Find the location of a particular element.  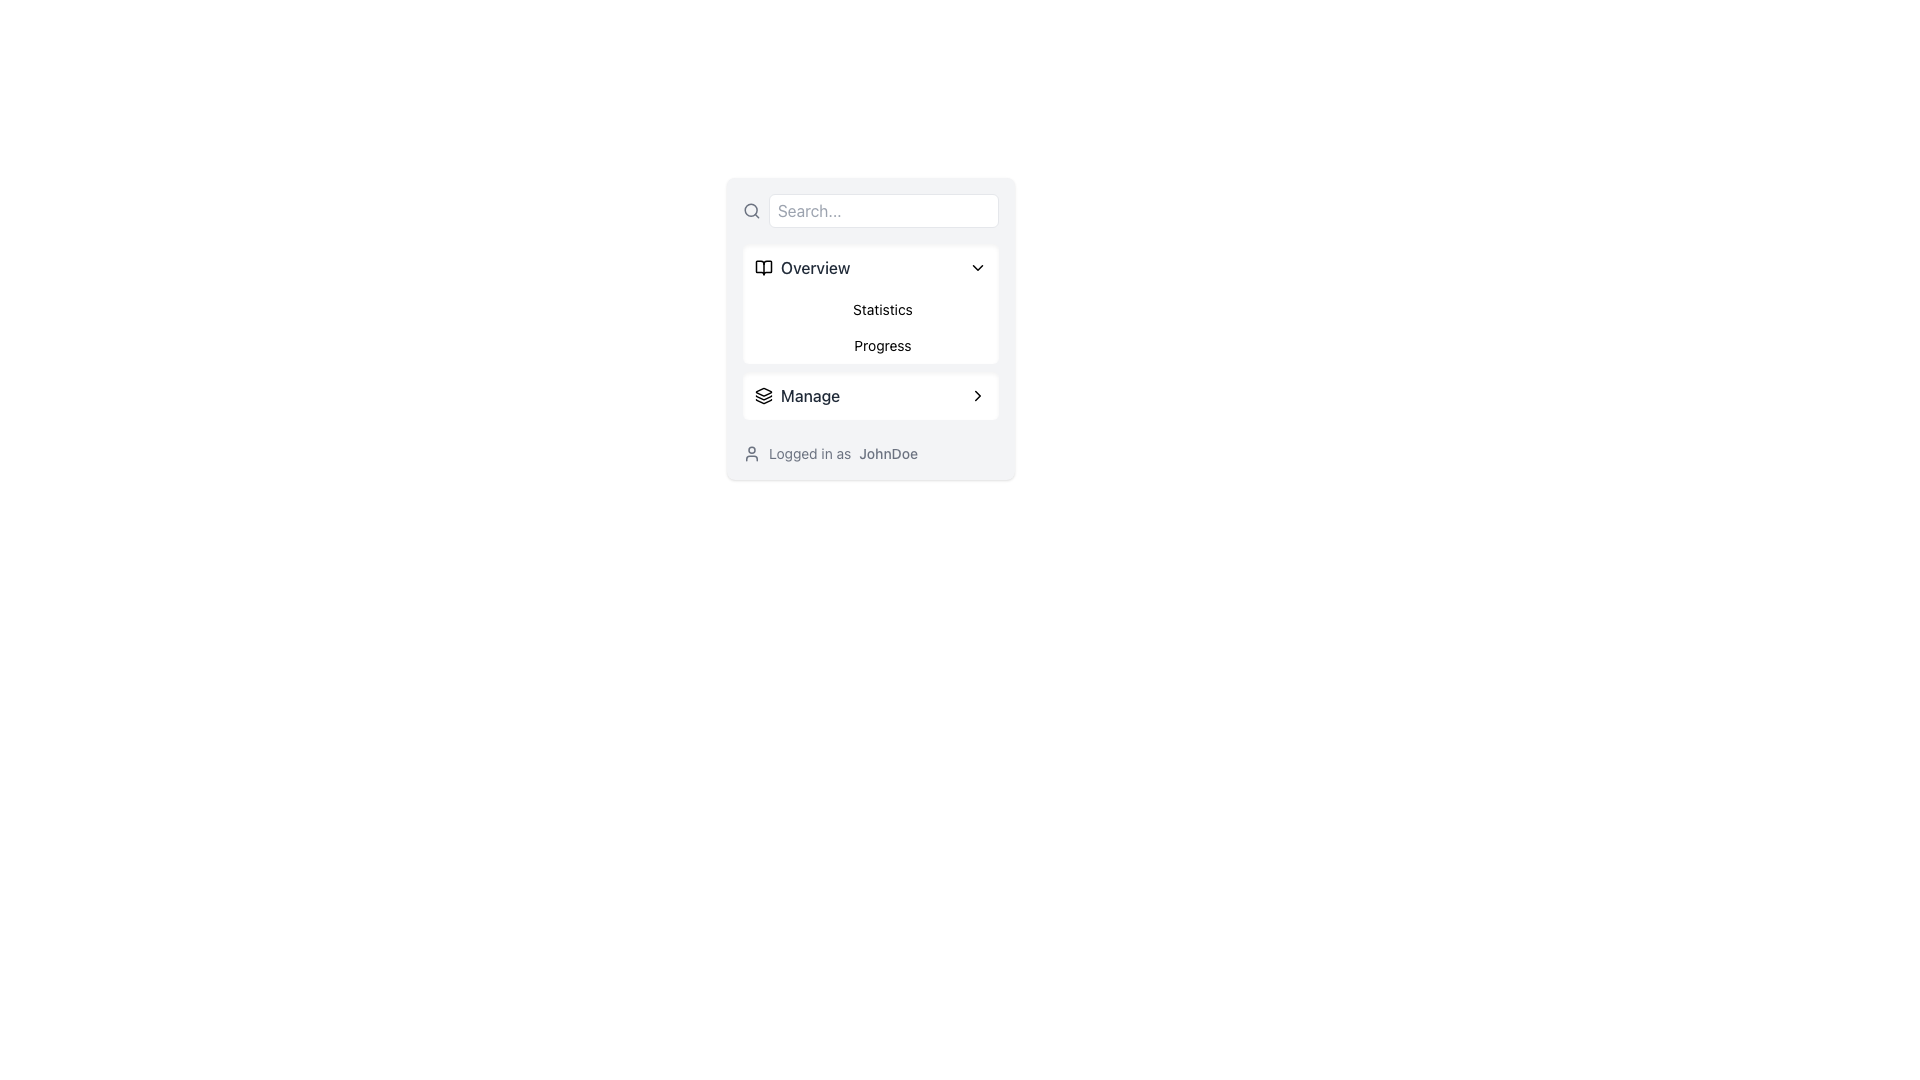

the 'Manage' button-like navigational menu item, which features a stacked layers icon on the left and bold text on the right, to emphasize its presence is located at coordinates (796, 396).